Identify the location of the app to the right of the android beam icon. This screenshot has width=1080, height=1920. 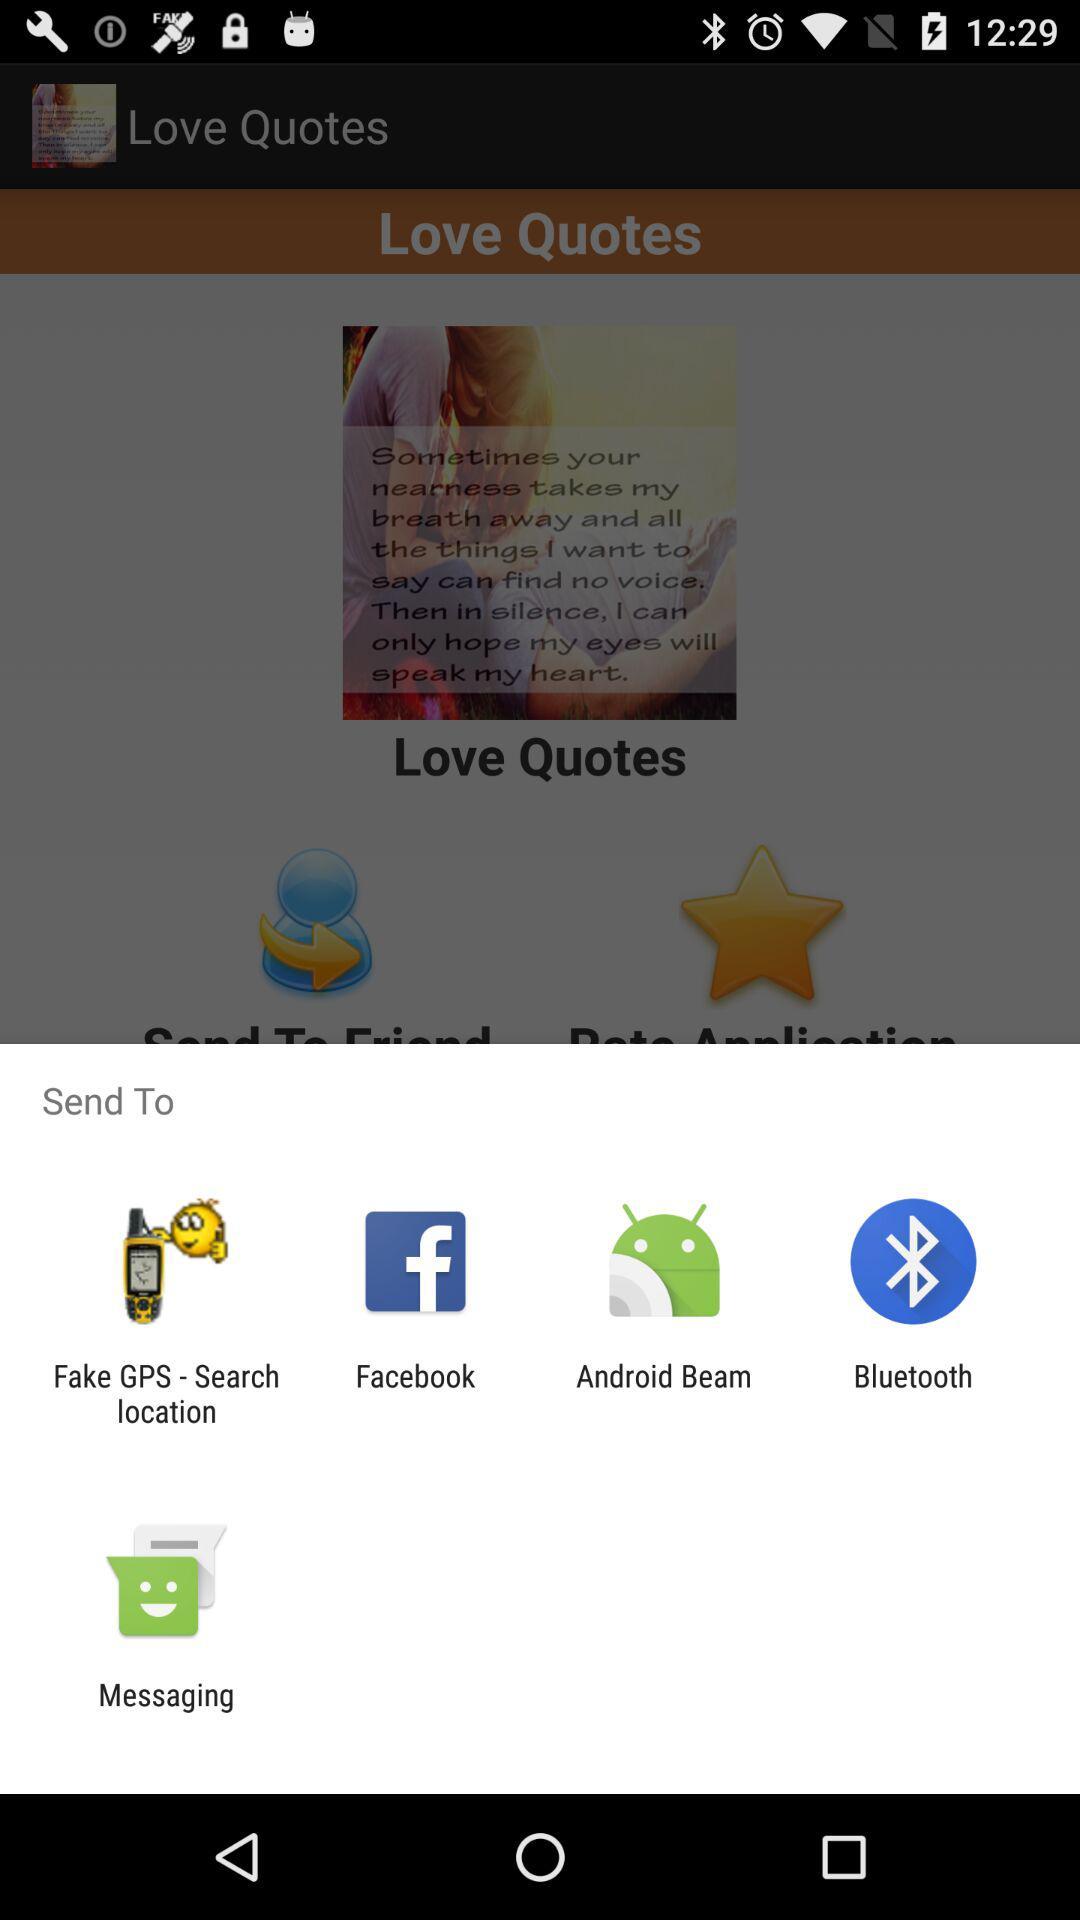
(913, 1392).